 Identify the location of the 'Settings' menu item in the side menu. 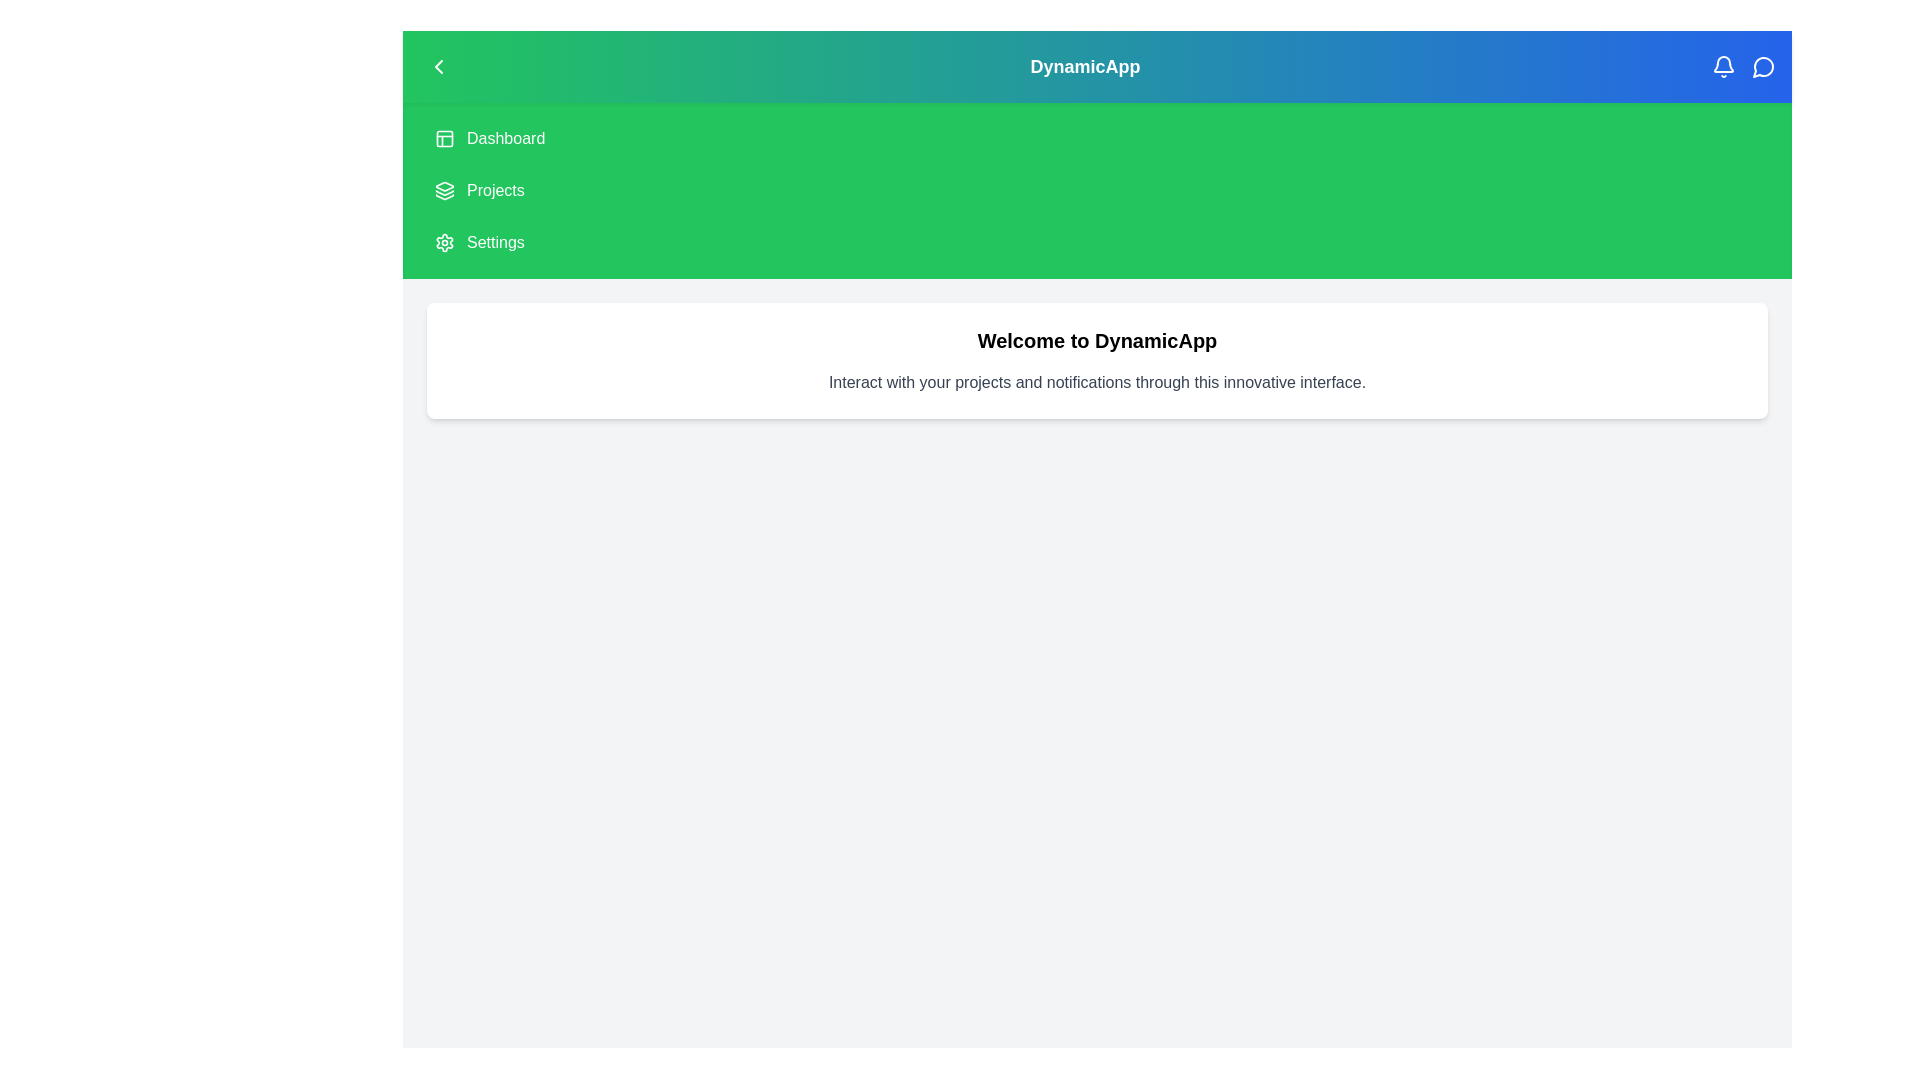
(494, 242).